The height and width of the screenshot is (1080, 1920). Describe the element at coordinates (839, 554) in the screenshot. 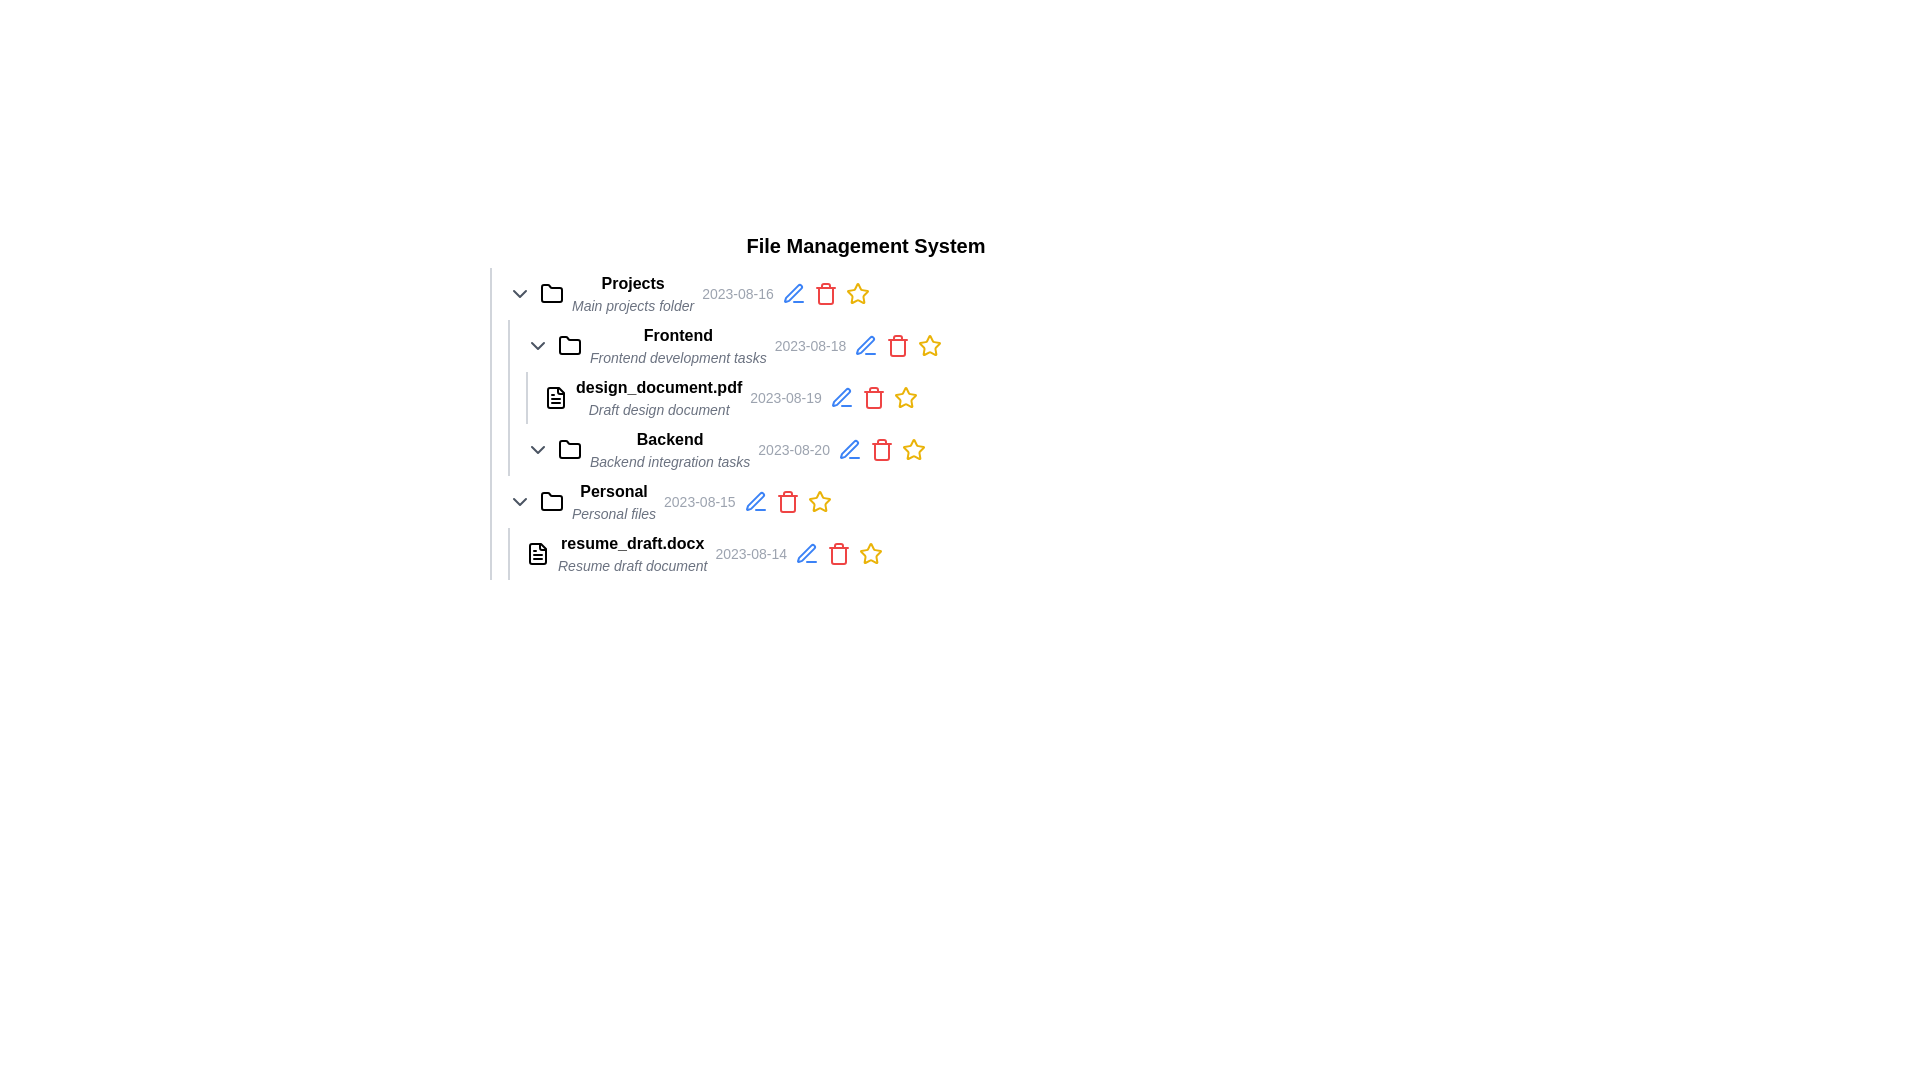

I see `the trash can icon button outlined in red located in the row for 'resume_draft.docx'` at that location.